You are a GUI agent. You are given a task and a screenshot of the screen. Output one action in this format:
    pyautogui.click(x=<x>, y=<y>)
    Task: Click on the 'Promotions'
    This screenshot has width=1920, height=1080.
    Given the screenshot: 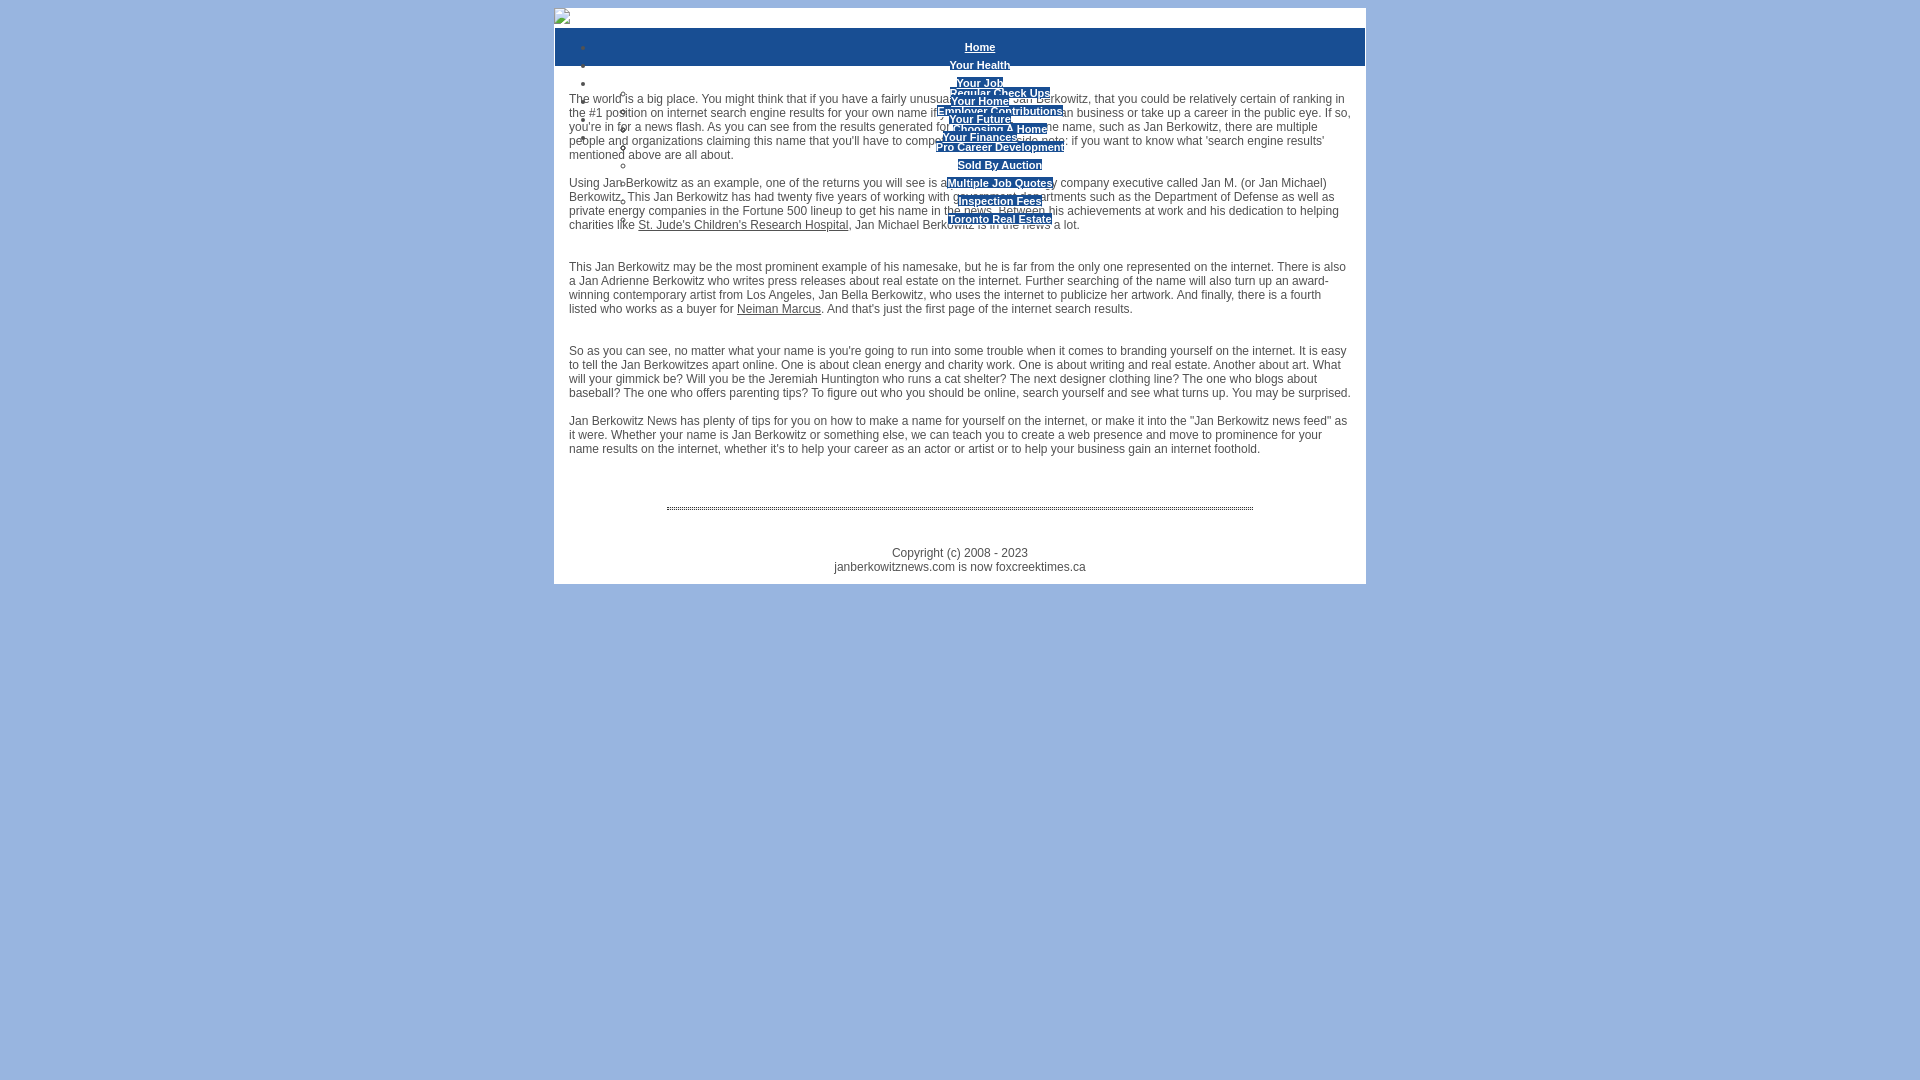 What is the action you would take?
    pyautogui.click(x=999, y=128)
    